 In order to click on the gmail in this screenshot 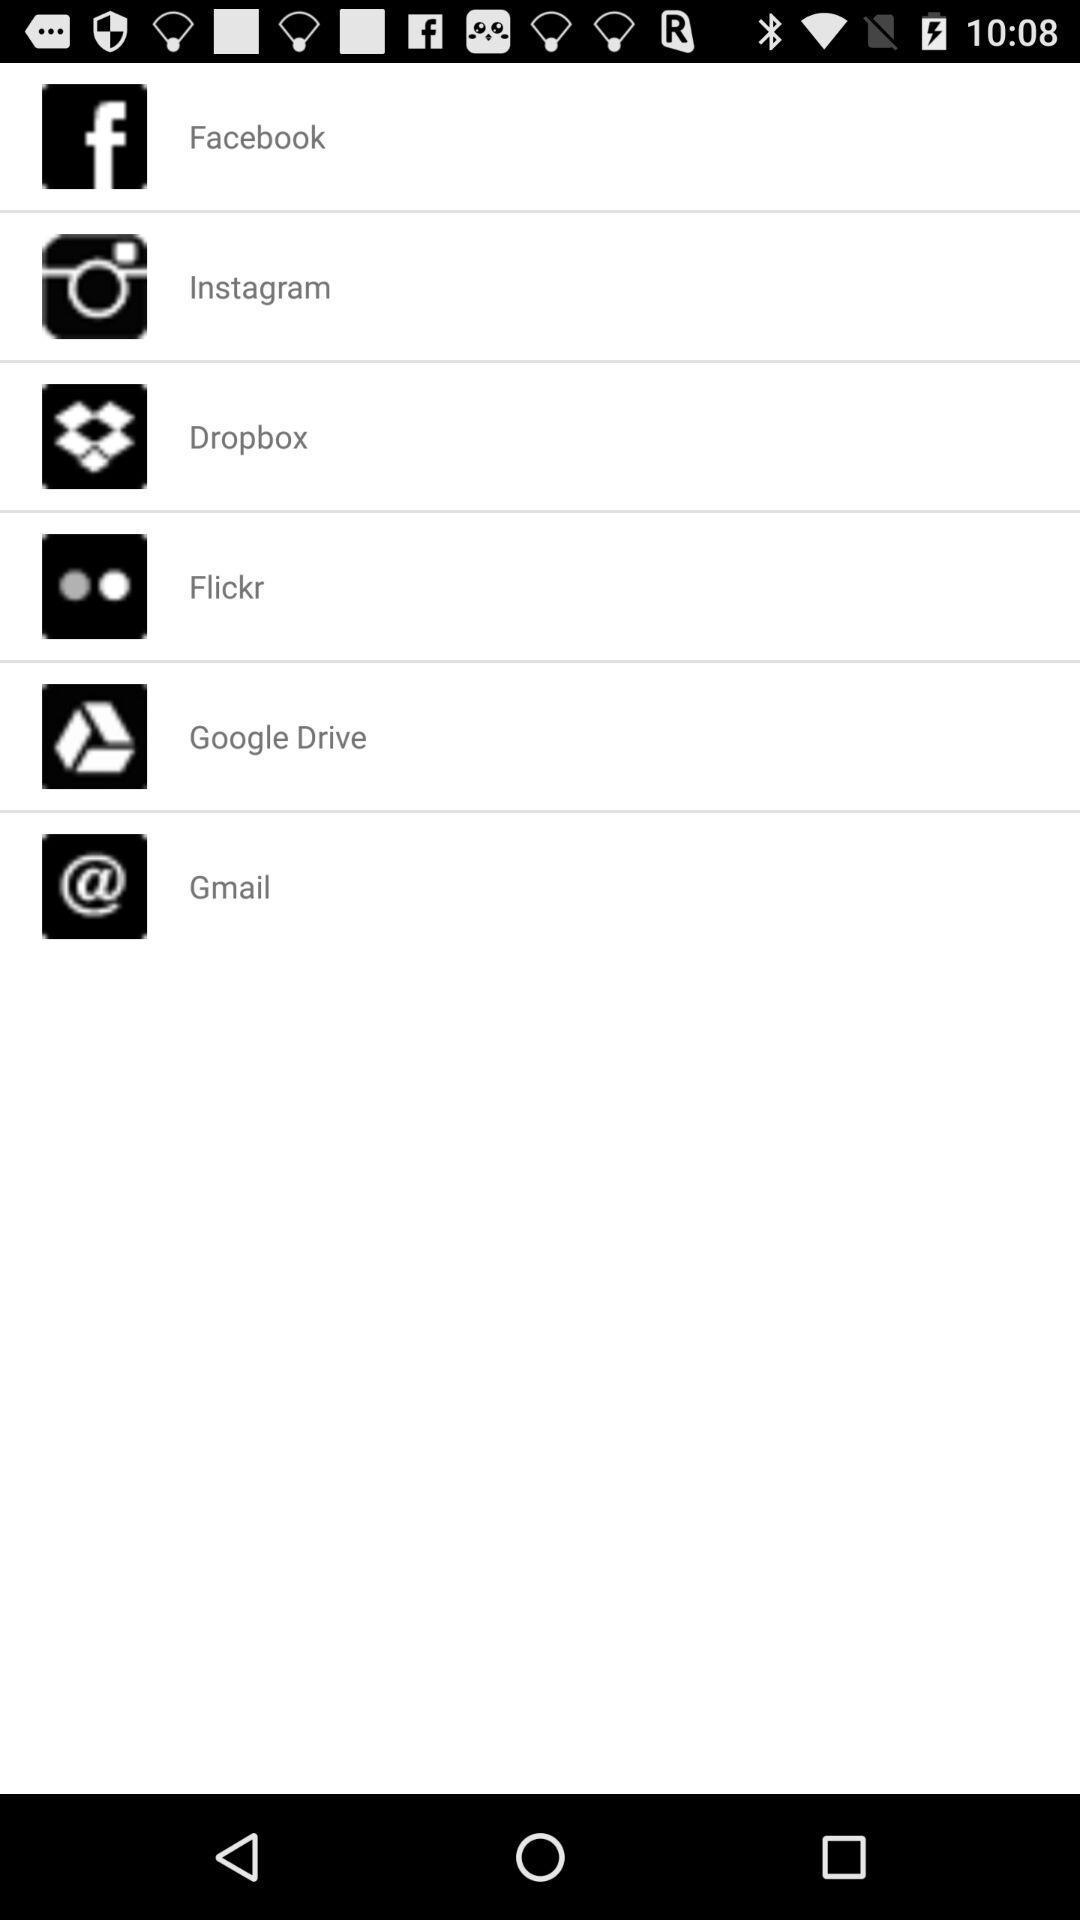, I will do `click(228, 885)`.